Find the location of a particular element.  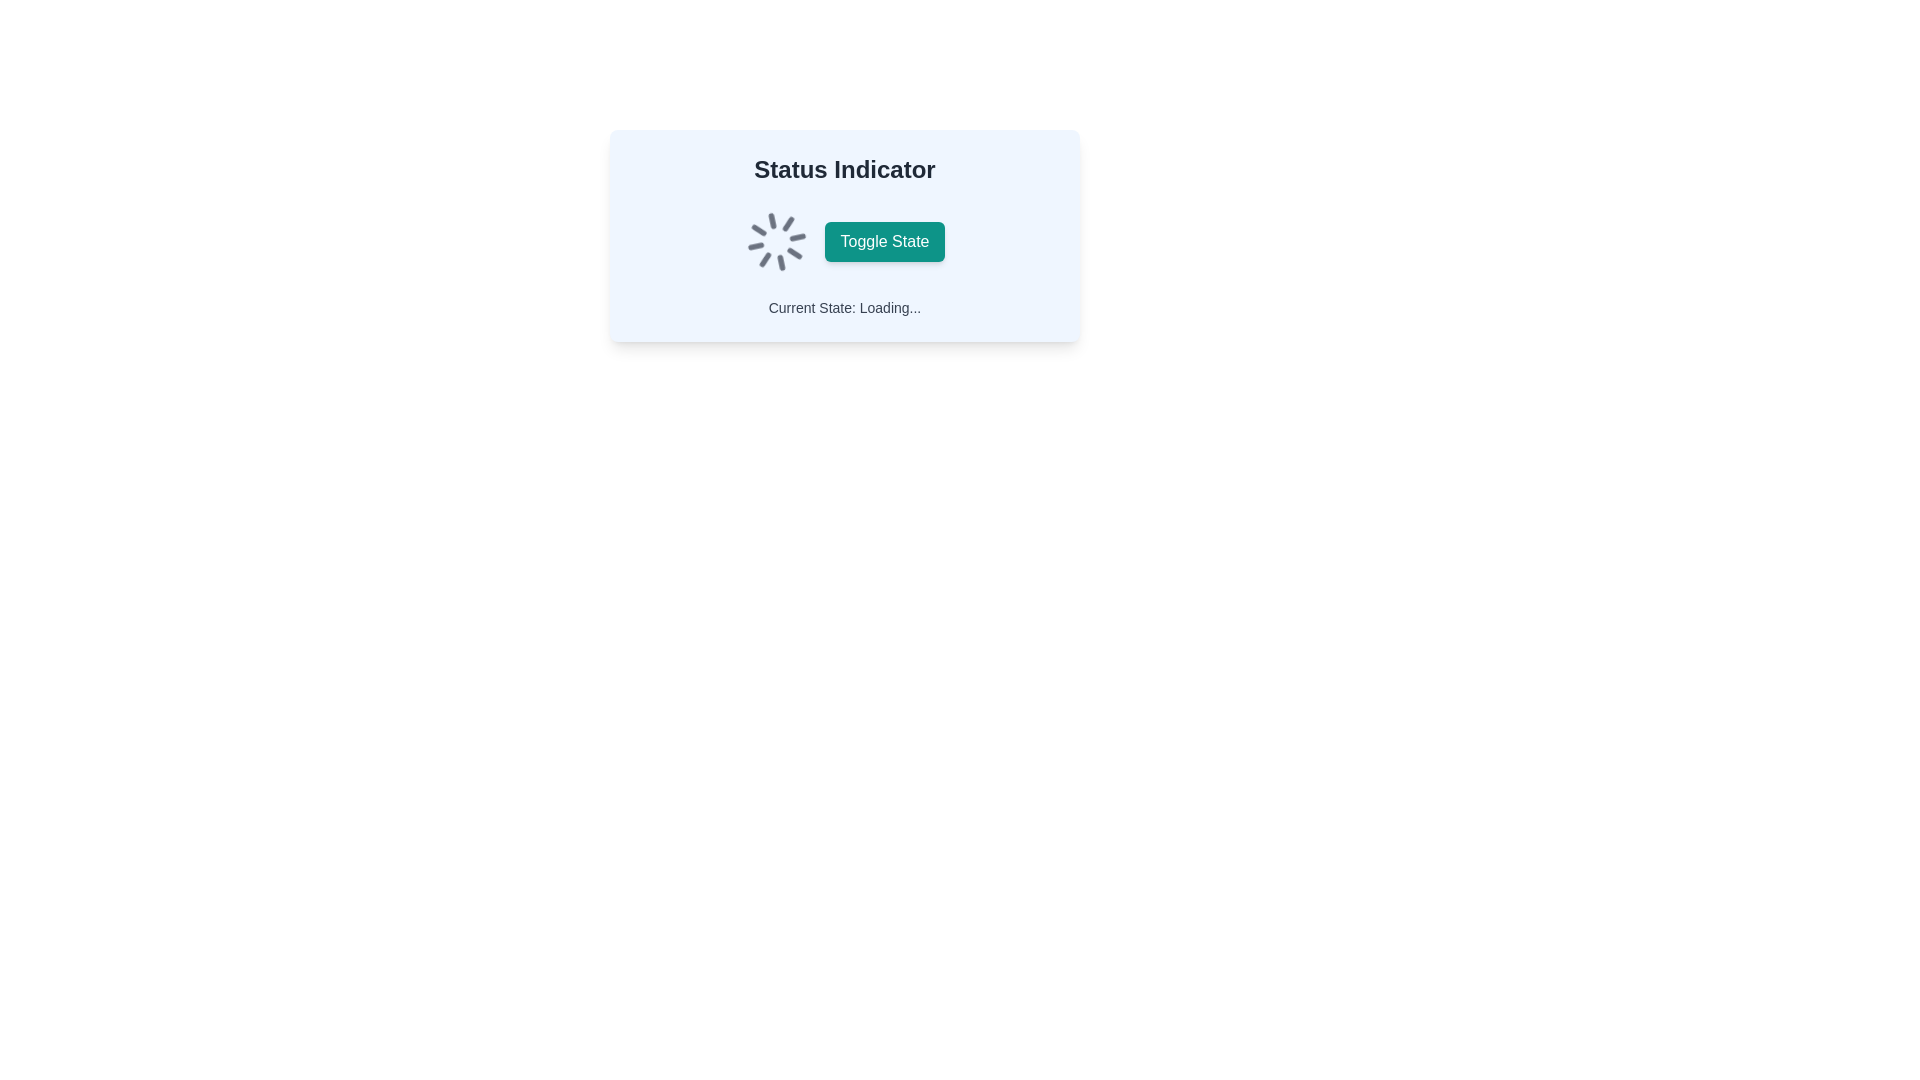

the eighth segment of the spinner icon, which is part of the loading representation within the 'Status Indicator' box is located at coordinates (794, 250).